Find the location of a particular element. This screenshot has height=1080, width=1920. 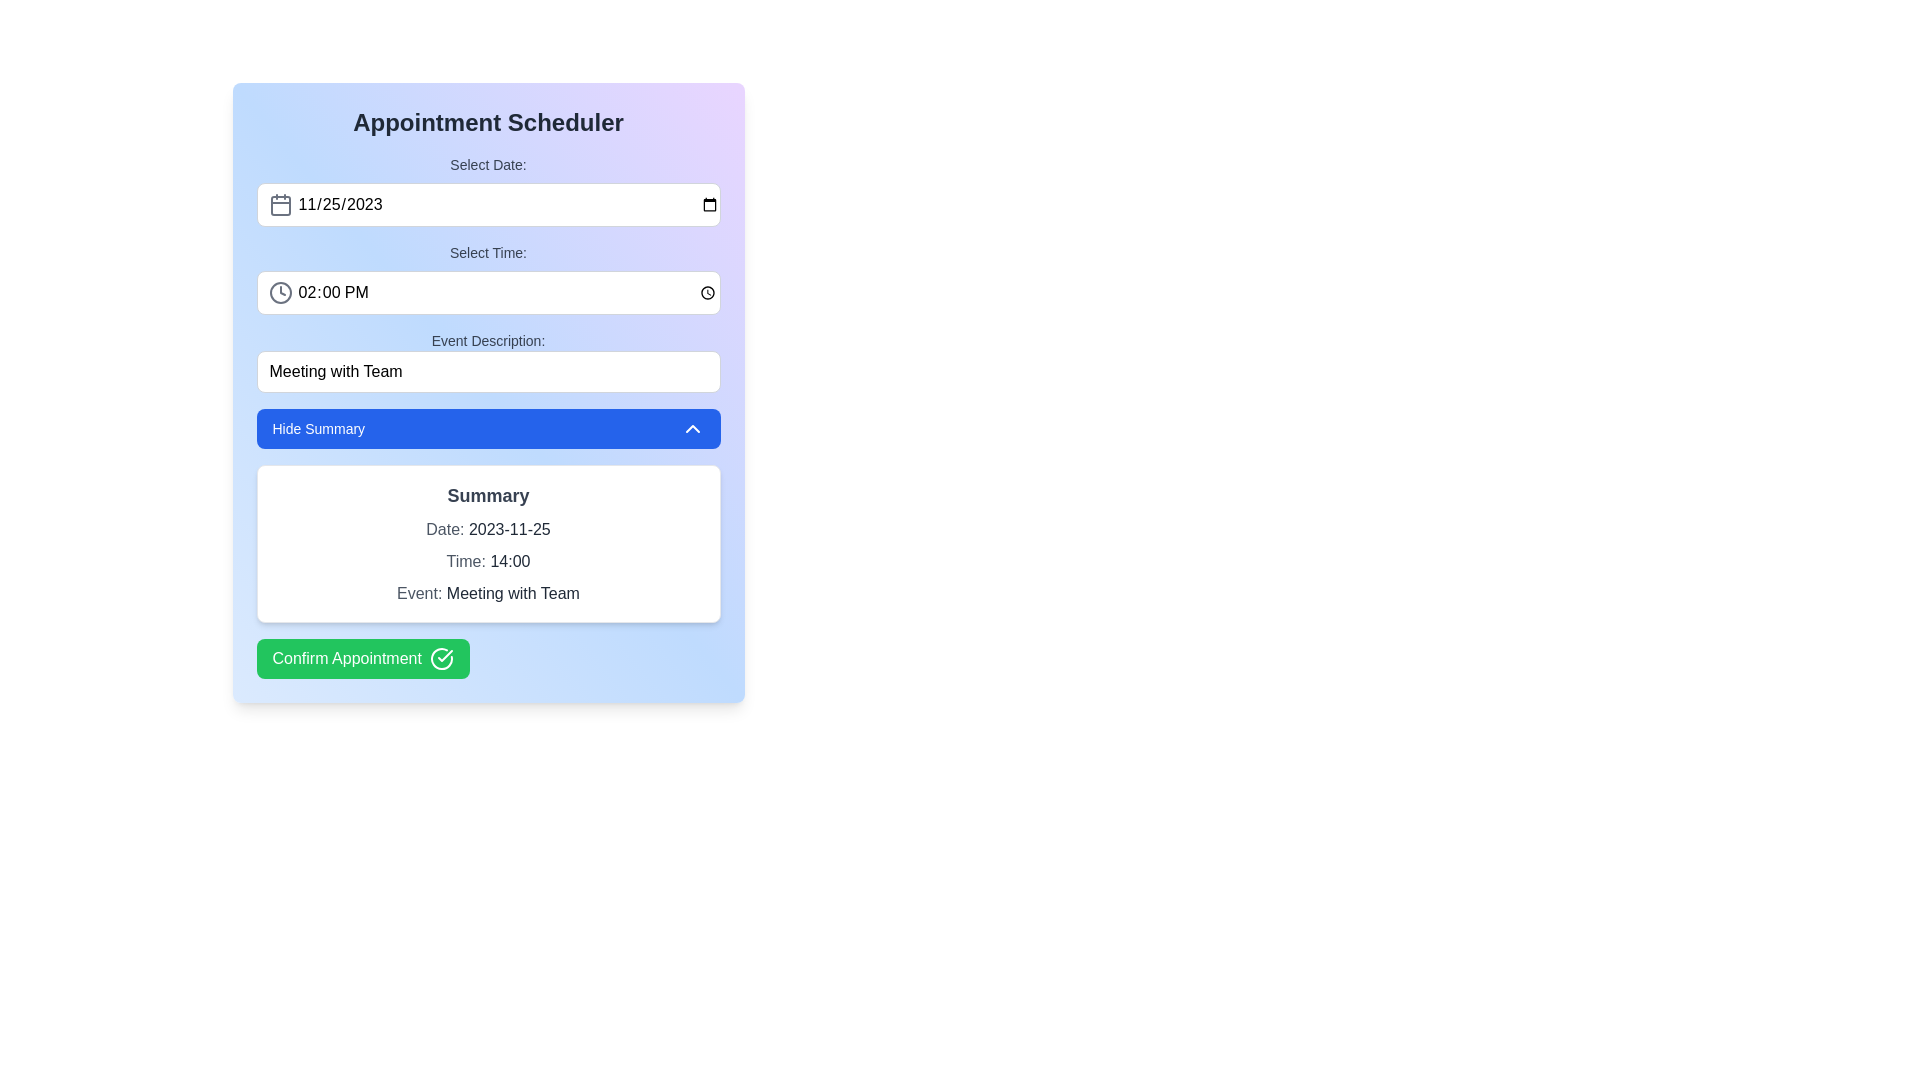

text label that displays 'Select Time:' positioned above the time selection input area in the center of the application interface is located at coordinates (488, 278).